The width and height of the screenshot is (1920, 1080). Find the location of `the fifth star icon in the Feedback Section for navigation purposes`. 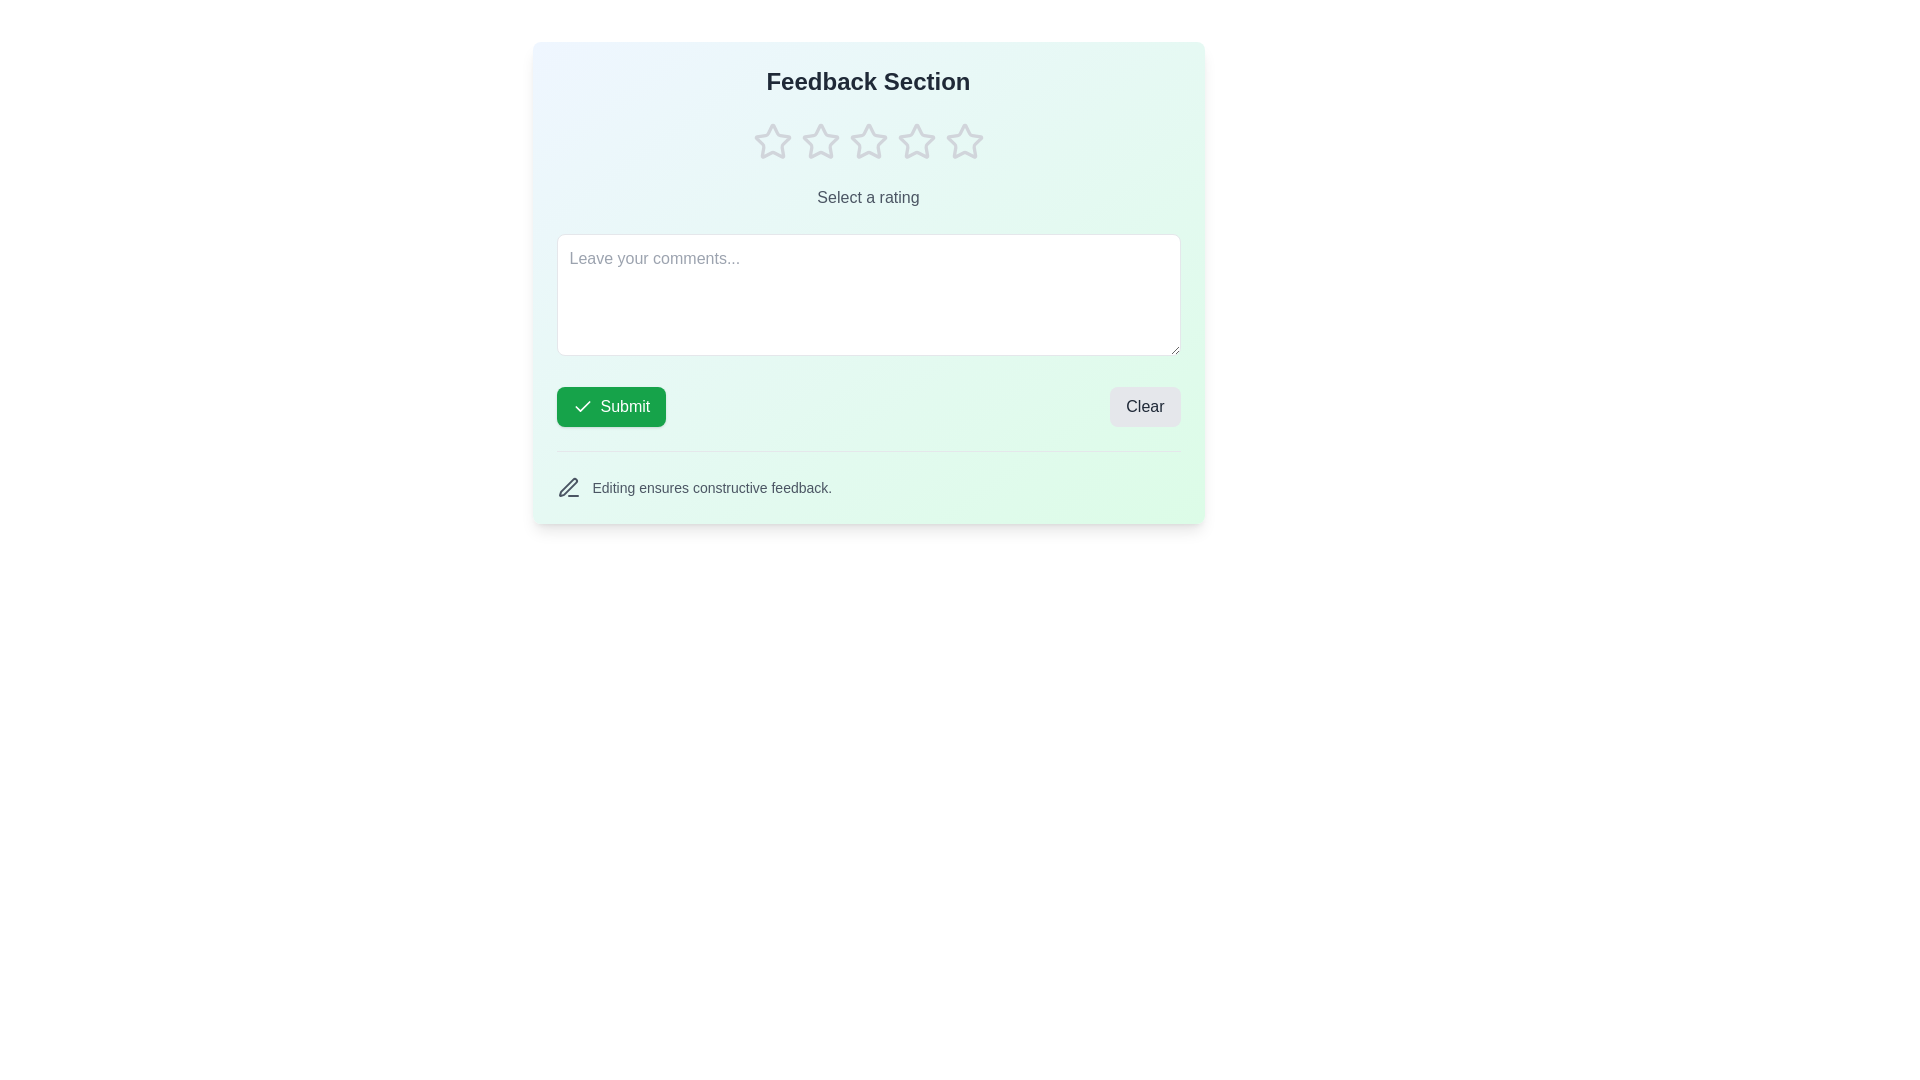

the fifth star icon in the Feedback Section for navigation purposes is located at coordinates (964, 140).